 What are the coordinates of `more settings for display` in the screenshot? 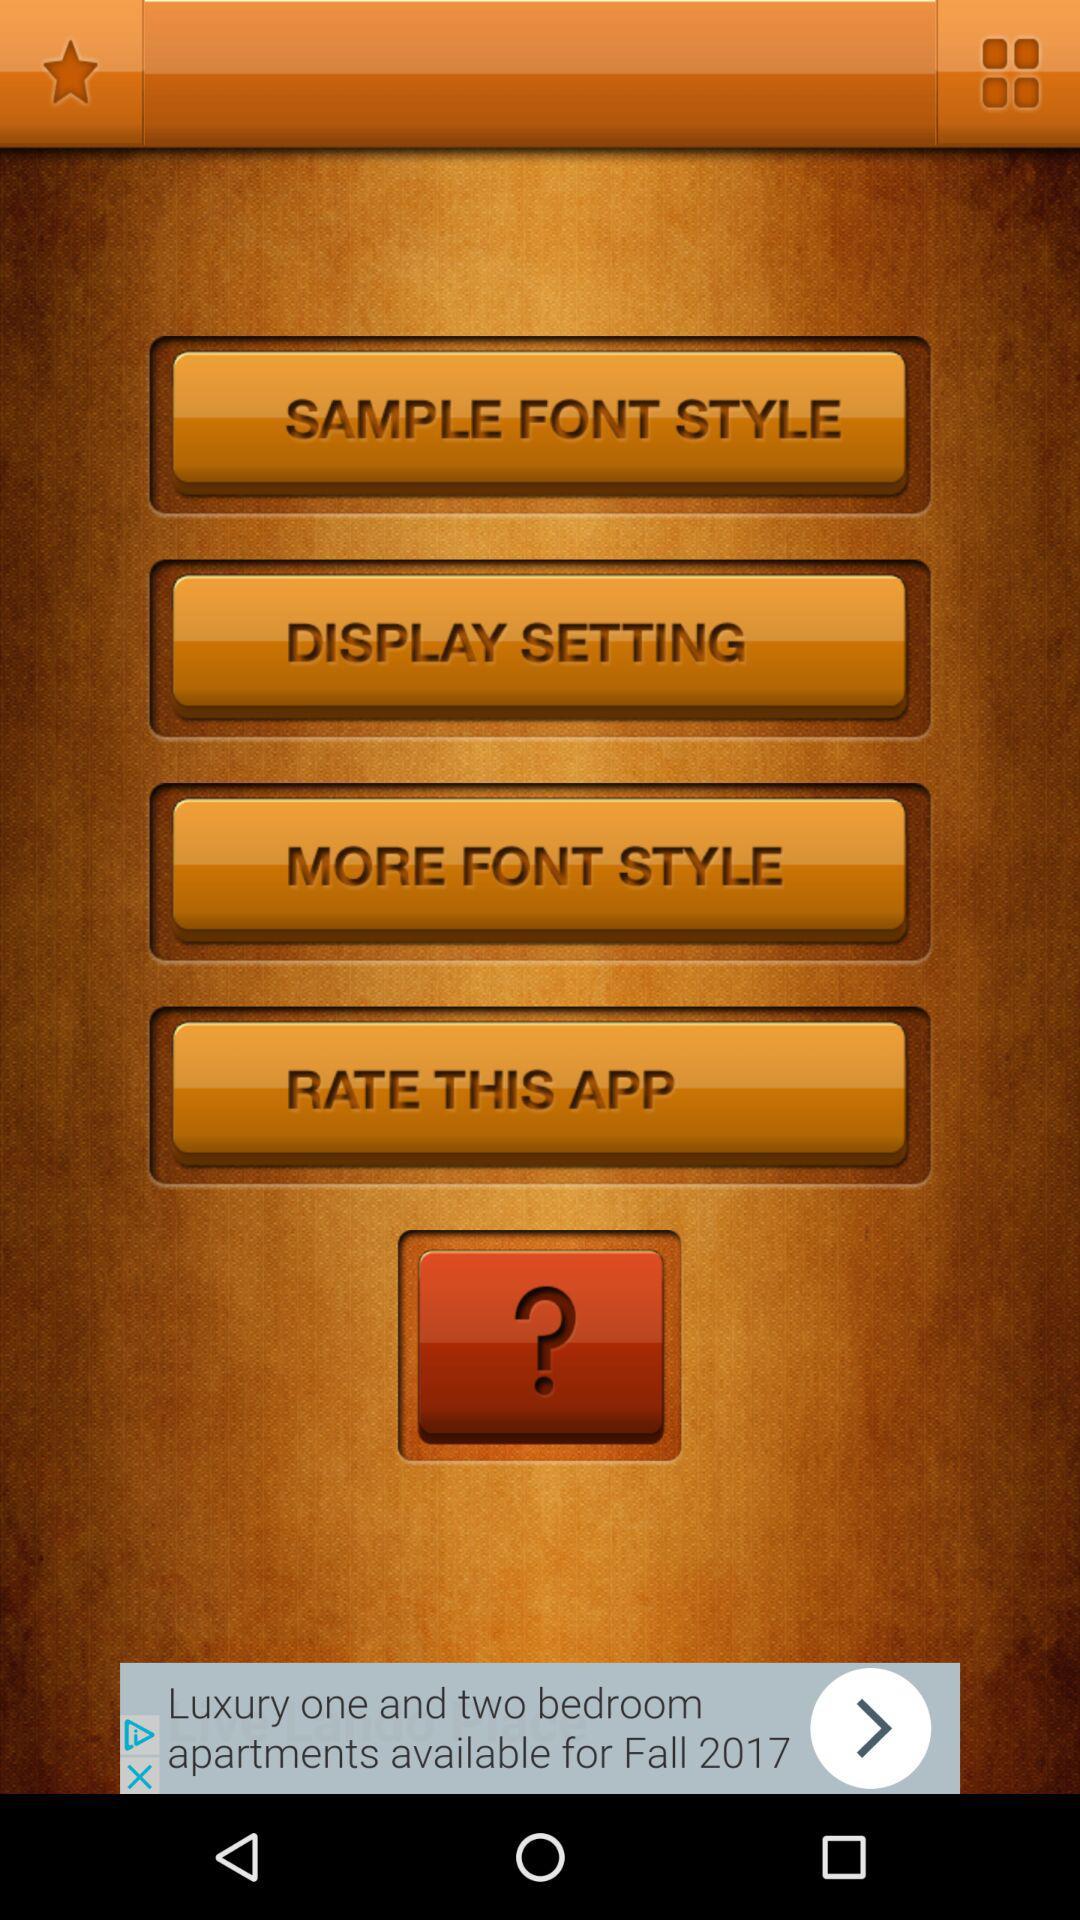 It's located at (540, 651).